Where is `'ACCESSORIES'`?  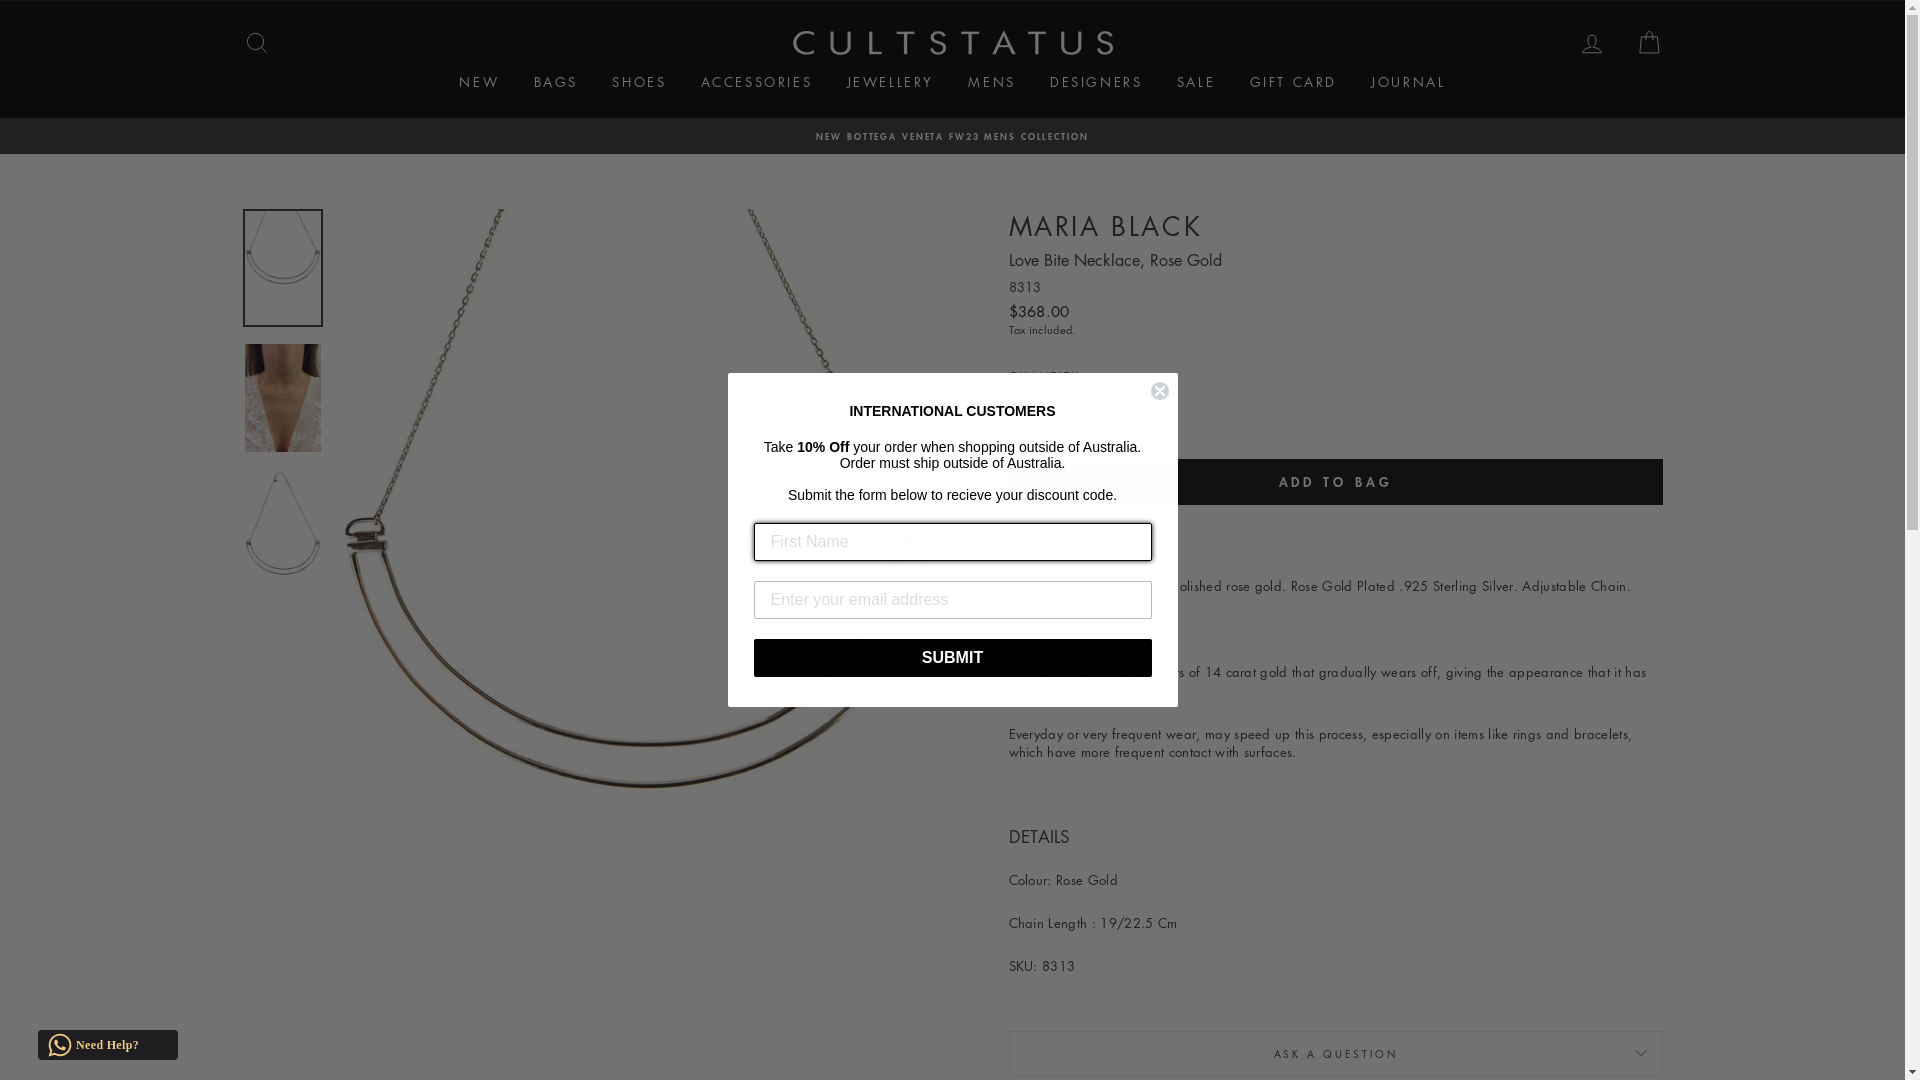
'ACCESSORIES' is located at coordinates (756, 80).